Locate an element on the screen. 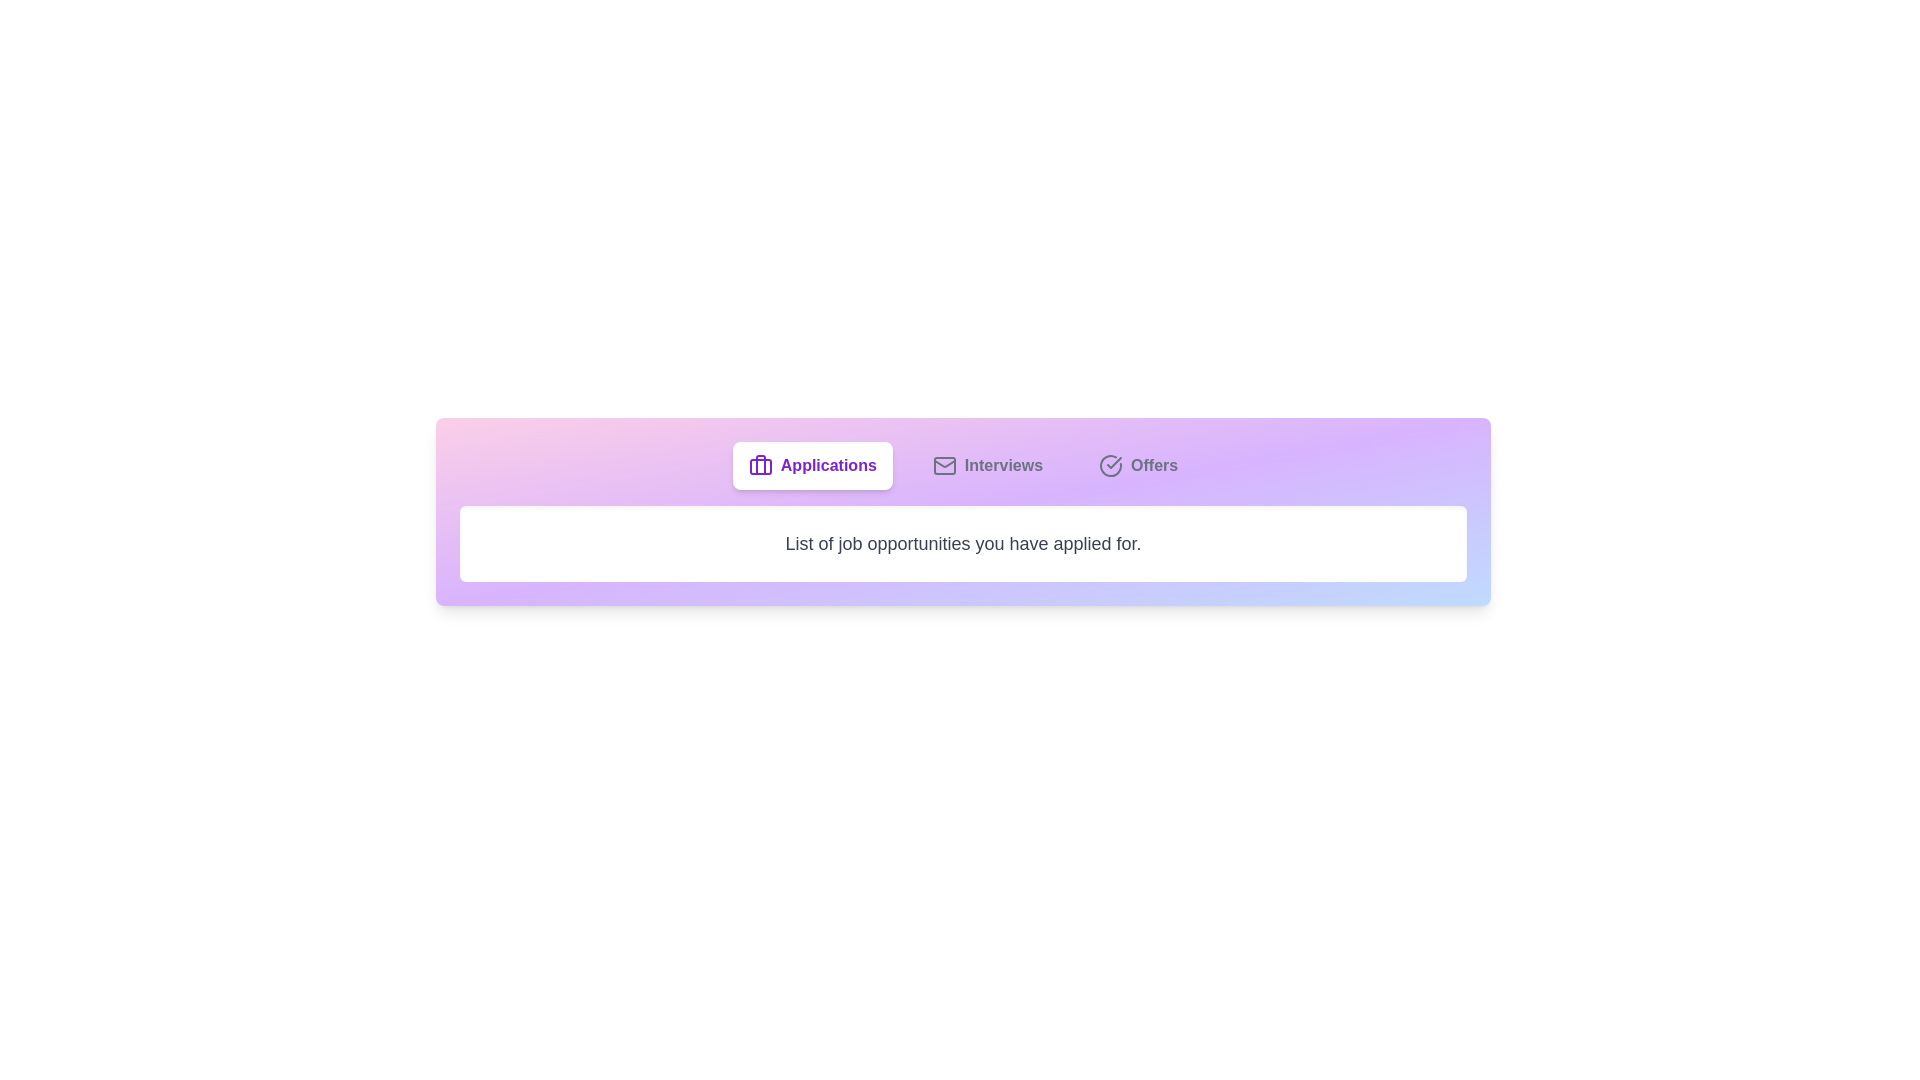 The image size is (1920, 1080). the Offers tab to observe its hover effect is located at coordinates (1137, 466).